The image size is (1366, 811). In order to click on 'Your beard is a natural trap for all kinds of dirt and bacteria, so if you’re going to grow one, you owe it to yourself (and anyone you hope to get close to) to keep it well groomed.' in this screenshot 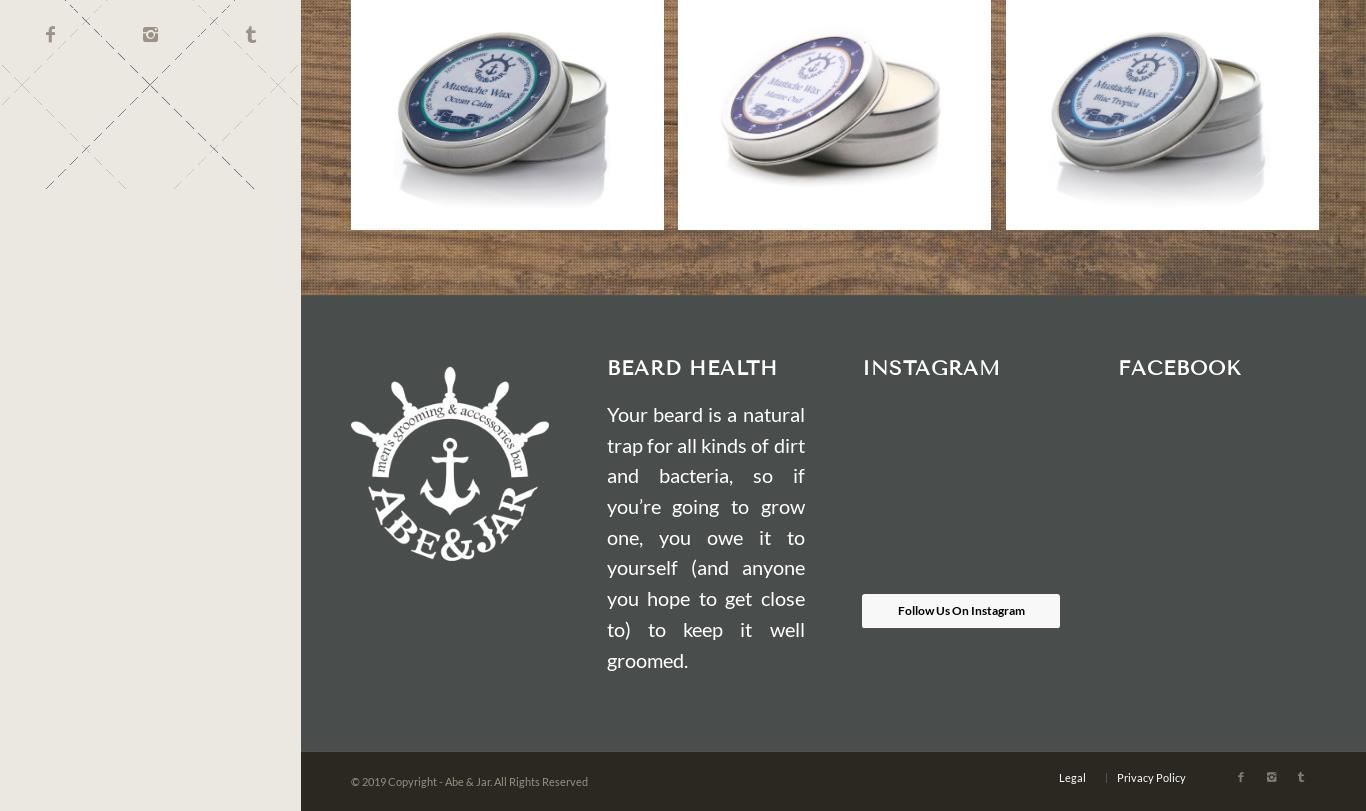, I will do `click(604, 534)`.